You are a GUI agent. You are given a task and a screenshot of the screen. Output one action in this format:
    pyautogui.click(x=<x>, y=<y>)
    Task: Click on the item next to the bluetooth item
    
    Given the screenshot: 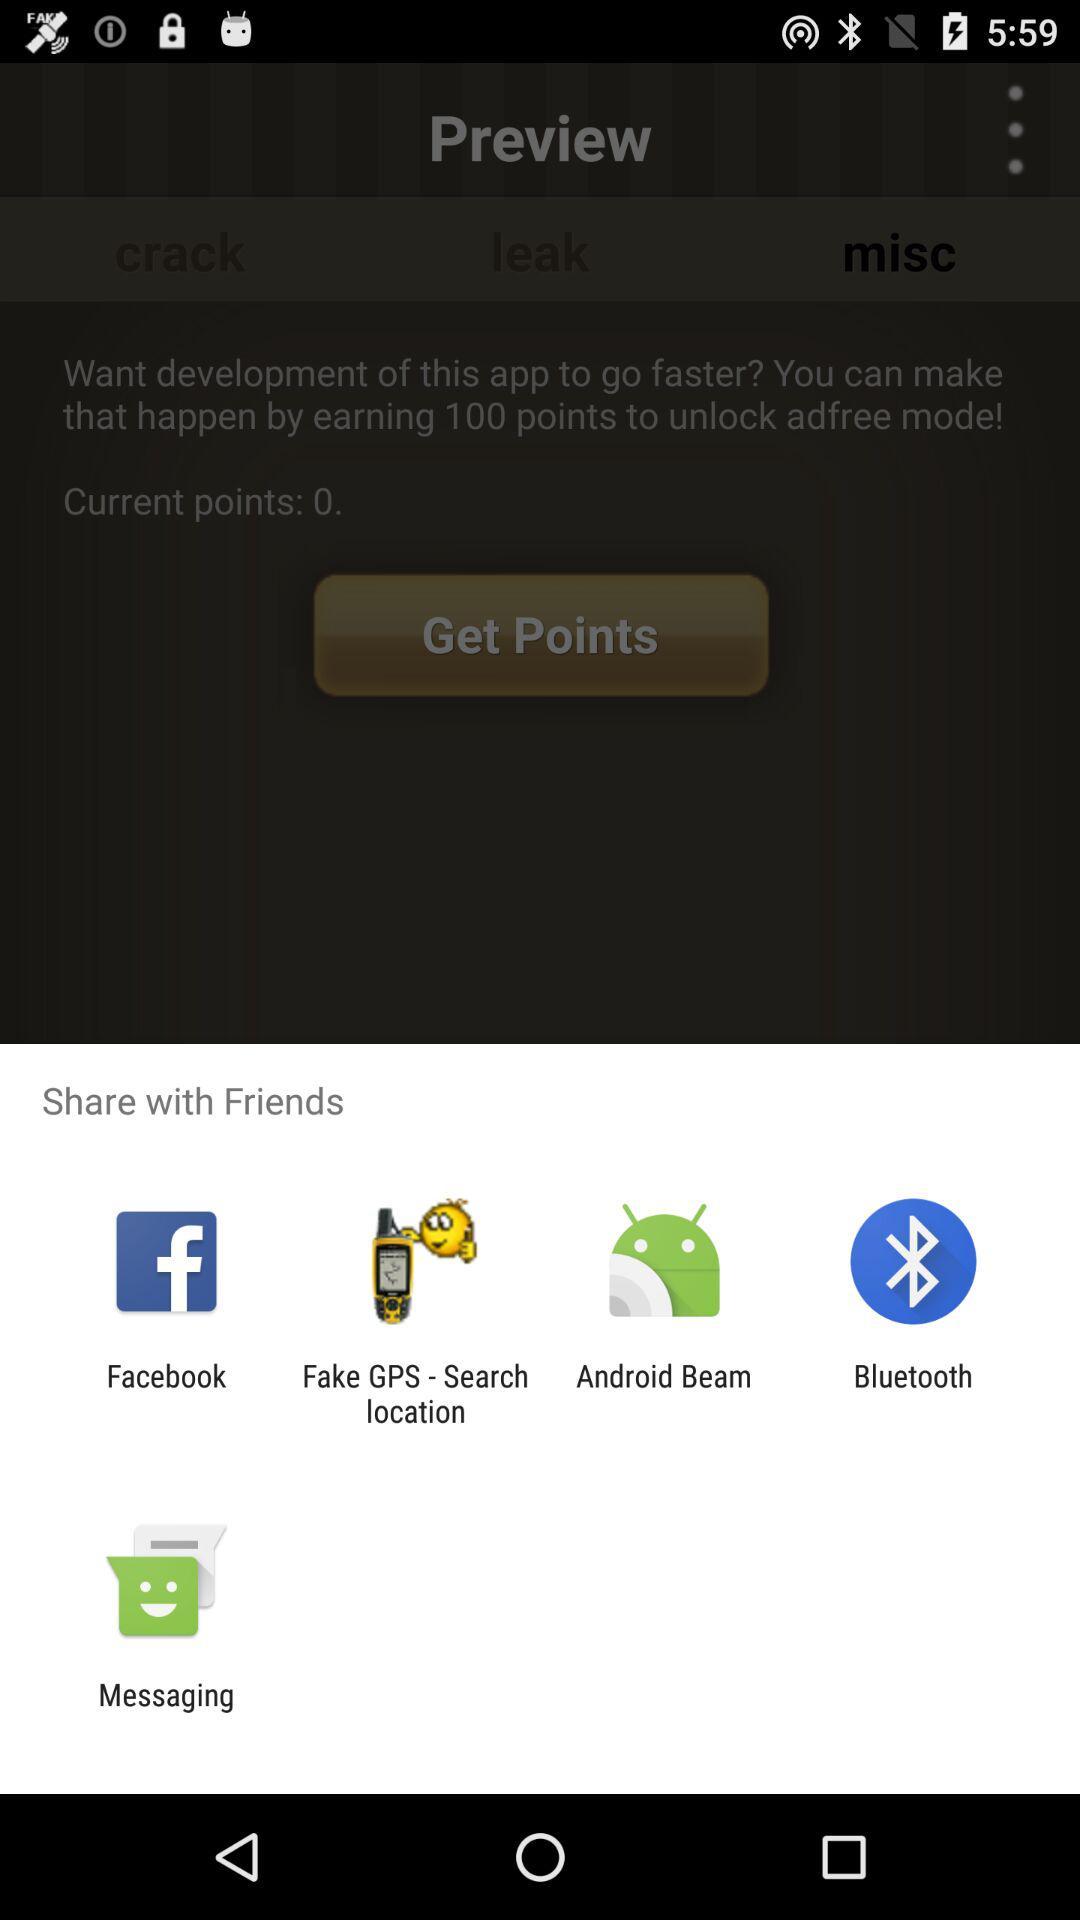 What is the action you would take?
    pyautogui.click(x=664, y=1392)
    